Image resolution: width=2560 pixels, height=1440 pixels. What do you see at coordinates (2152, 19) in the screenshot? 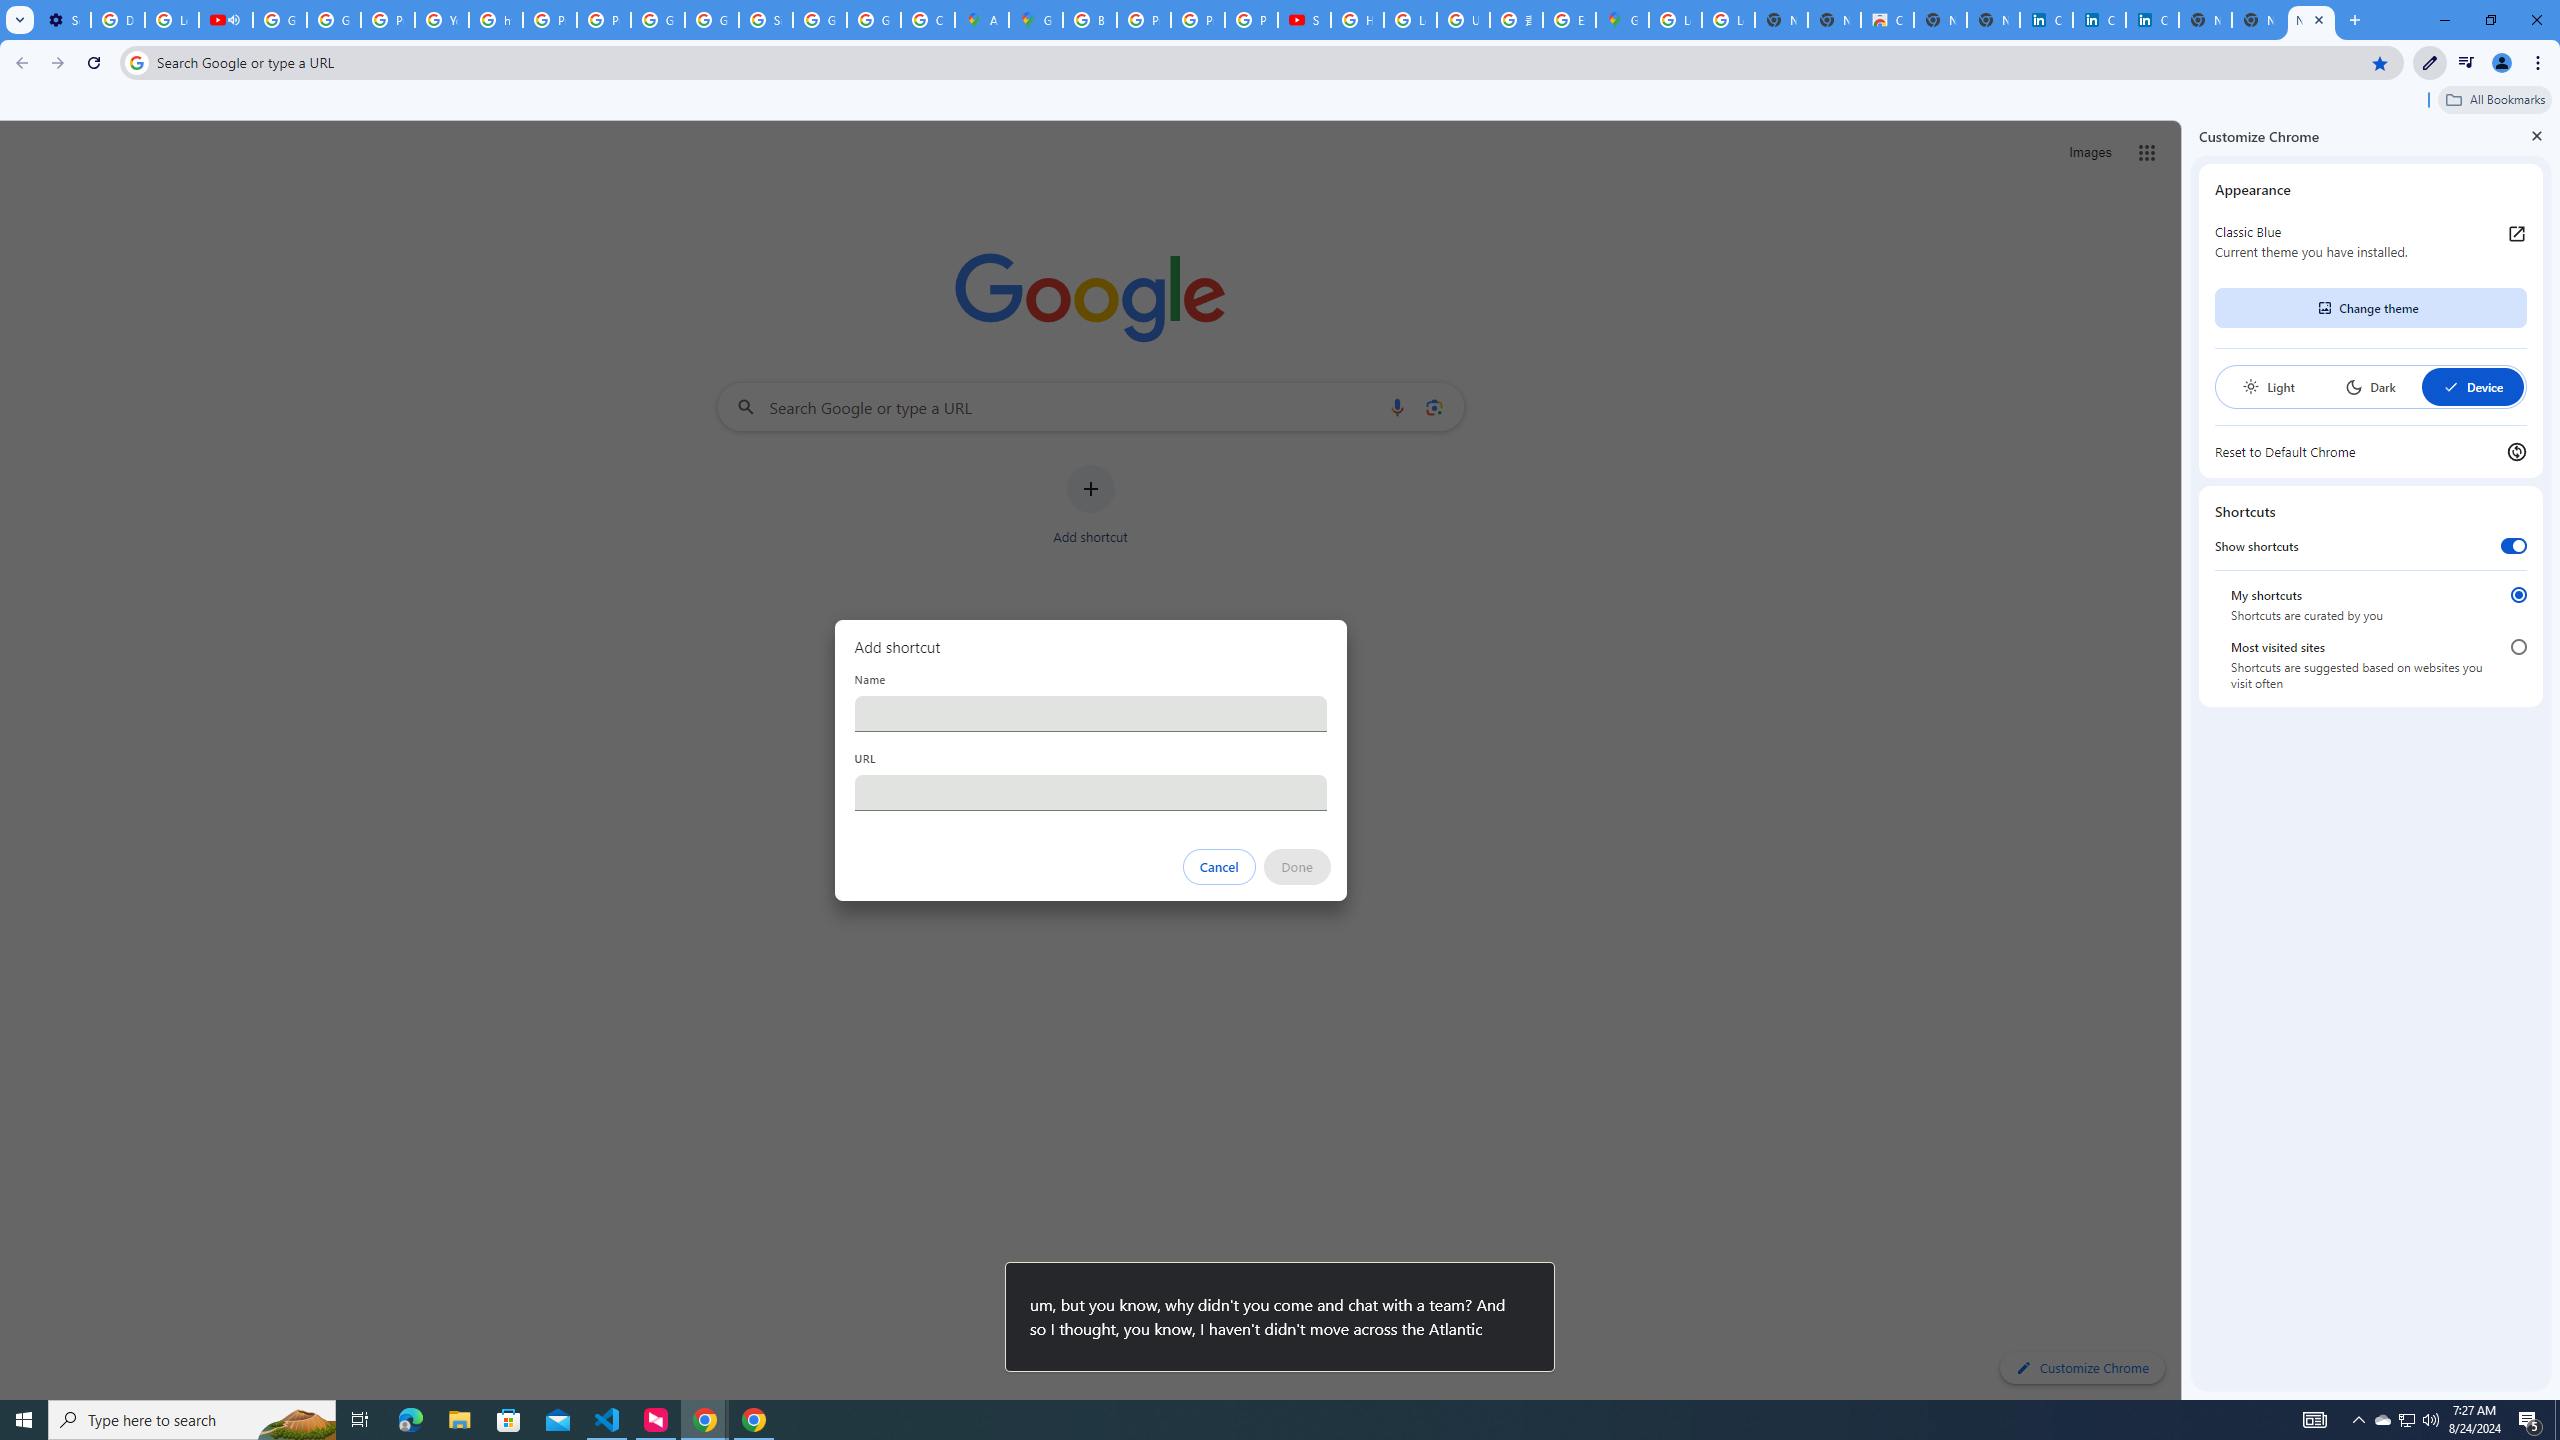
I see `'Copyright Policy'` at bounding box center [2152, 19].